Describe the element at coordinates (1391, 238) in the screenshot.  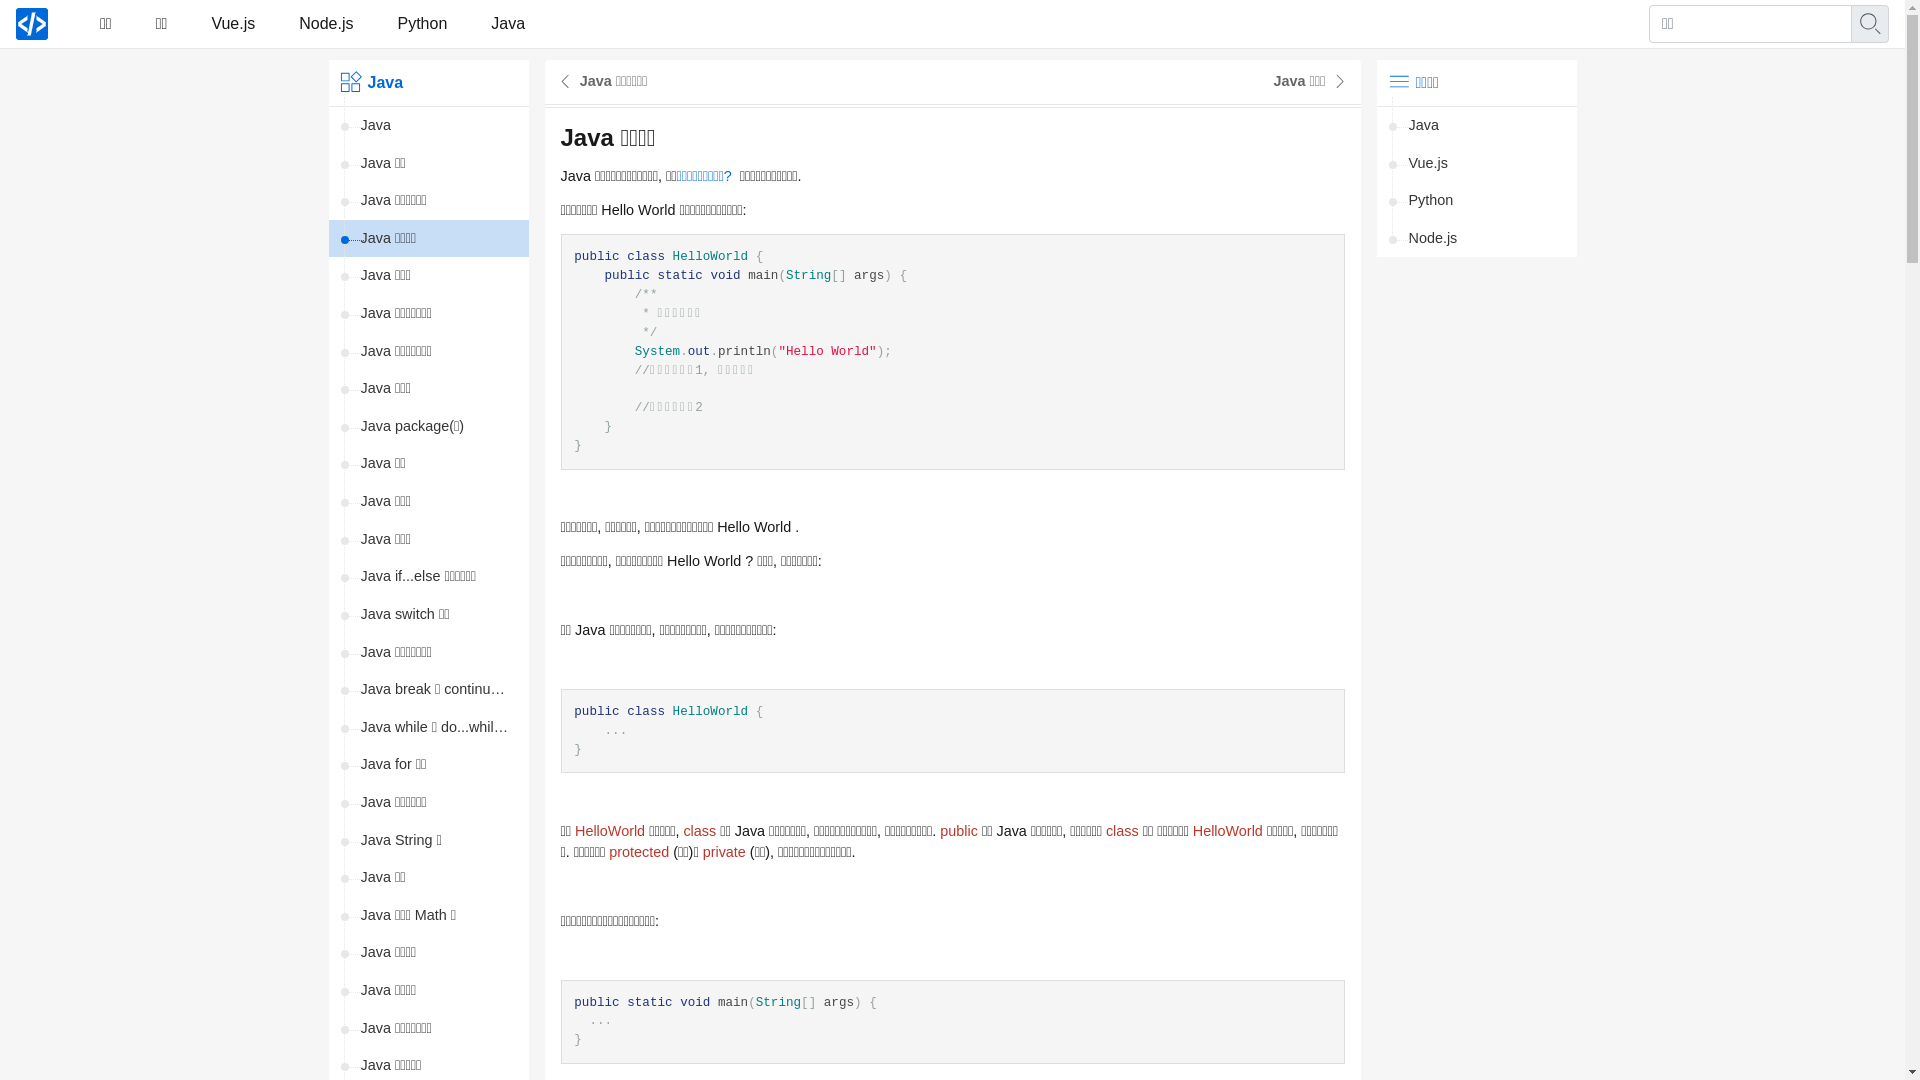
I see `'Node.js'` at that location.